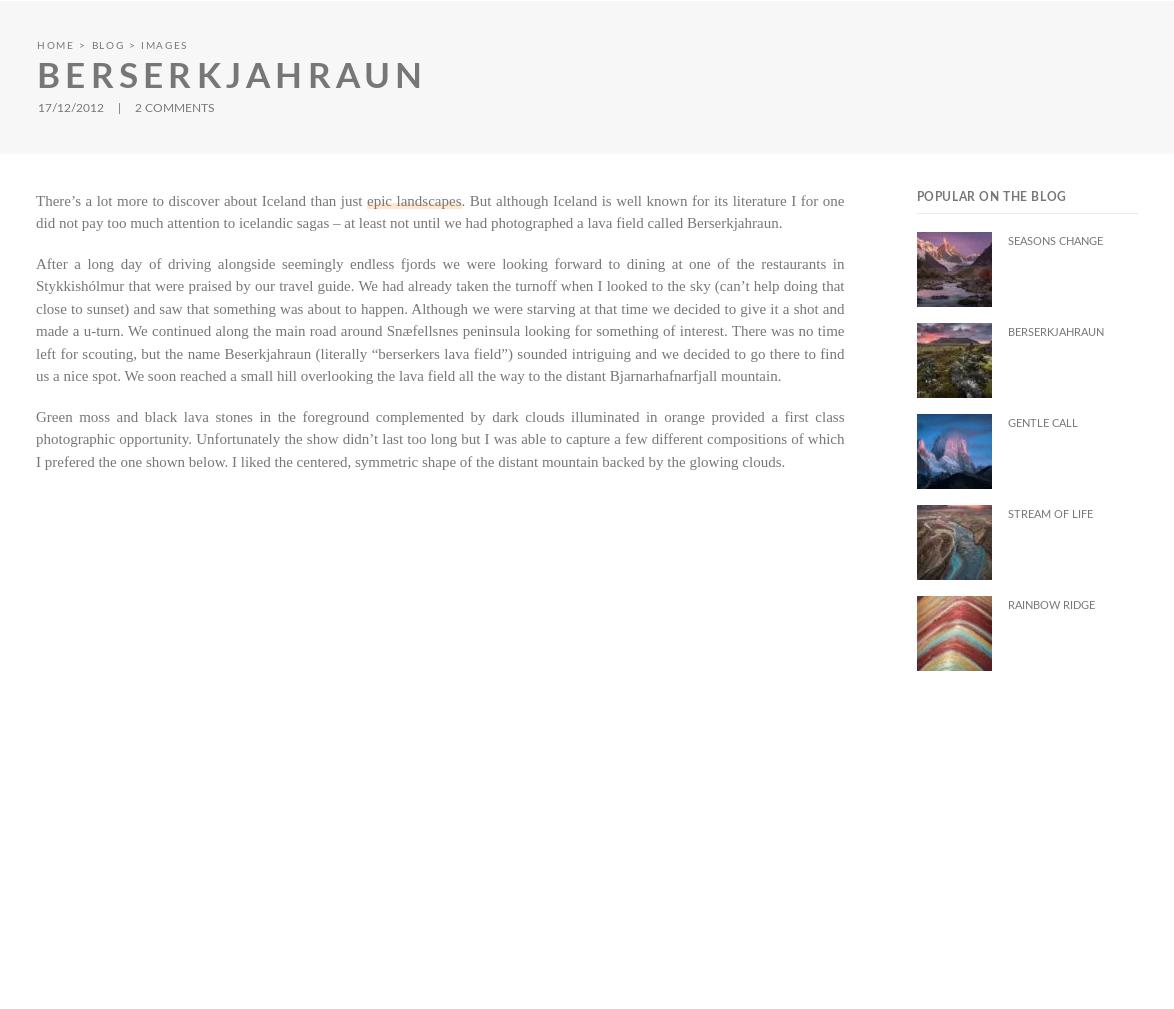 The image size is (1174, 1009). What do you see at coordinates (439, 210) in the screenshot?
I see `'. But although Iceland is well known for its literature I for one did not pay too much attention to icelandic sagas – at least not until we had photographed a lava field called Berserkjahraun.'` at bounding box center [439, 210].